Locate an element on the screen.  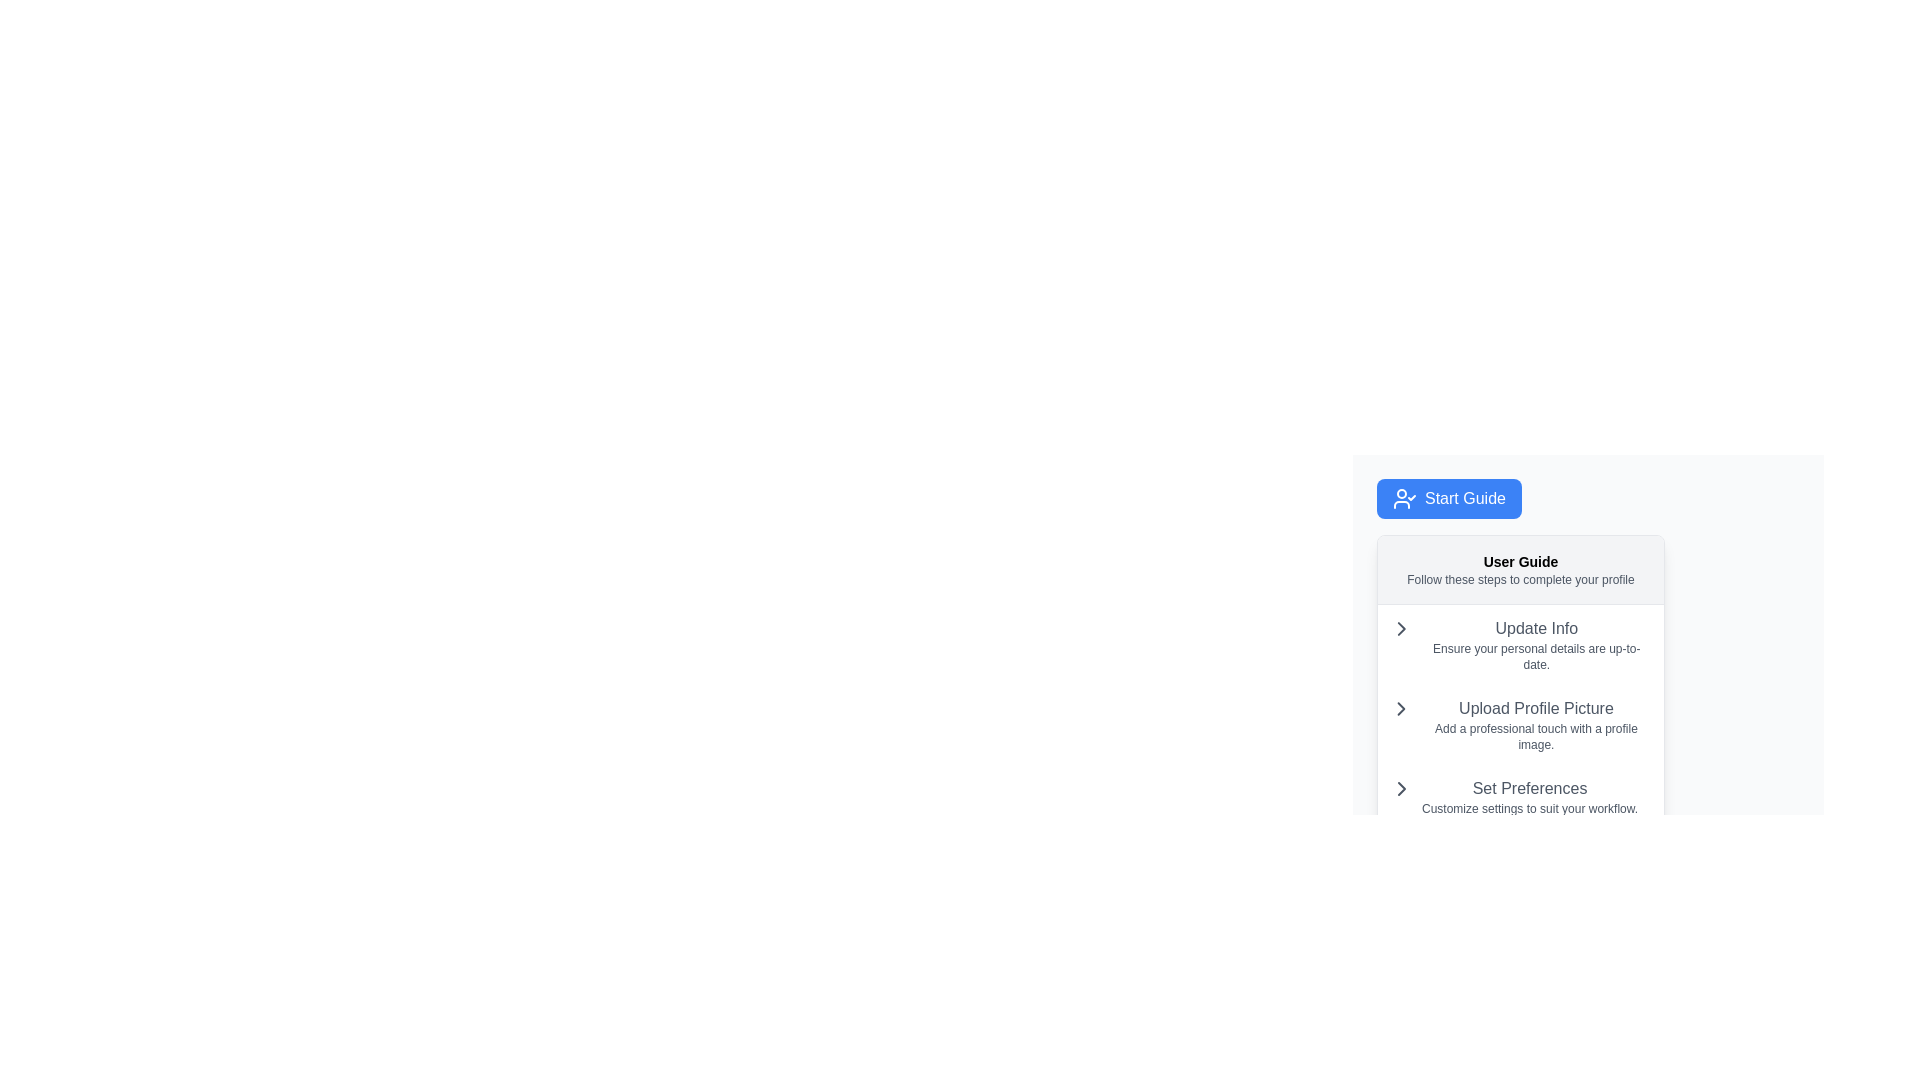
the text block styled with a small font reading 'Customize settings to suit your workflow.', located beneath 'Set Preferences.' is located at coordinates (1529, 808).